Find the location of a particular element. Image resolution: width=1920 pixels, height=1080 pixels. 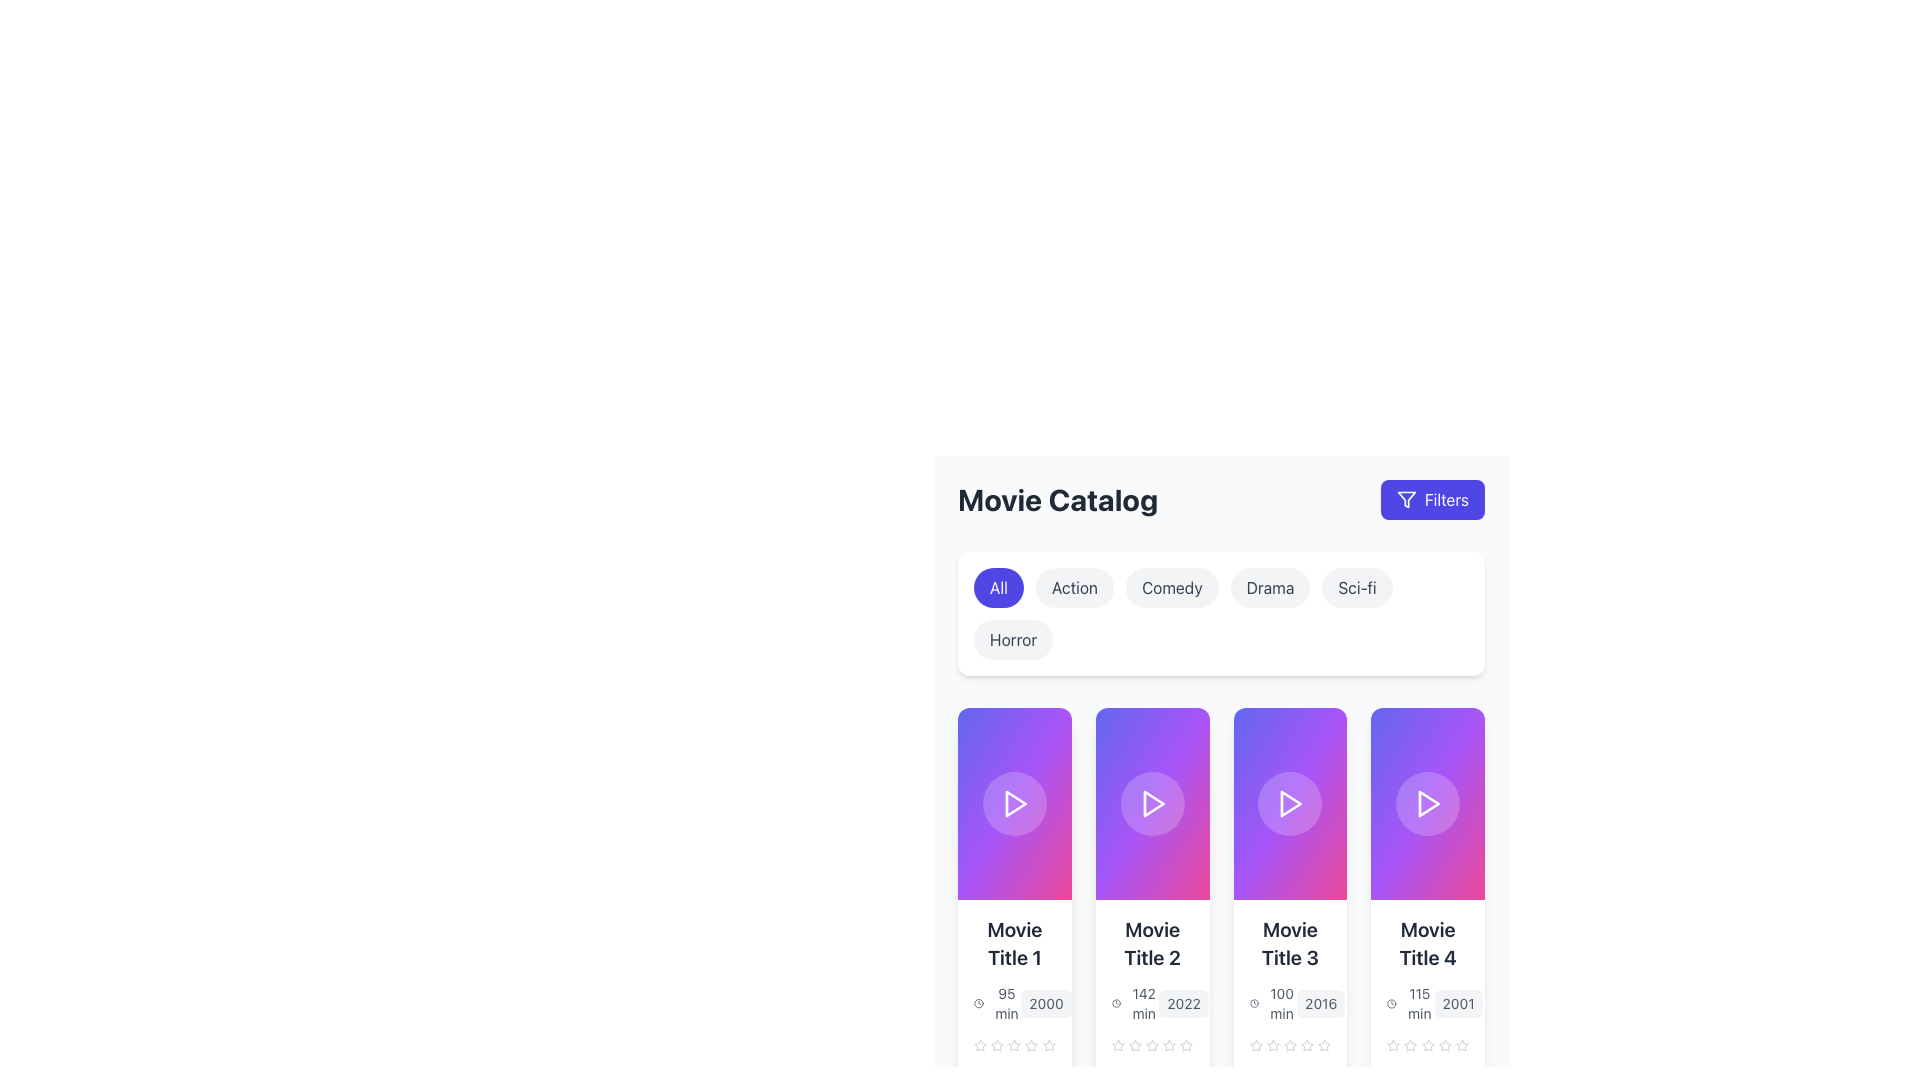

on the sixth star icon from the left in the rating sequence below the 'Movie Title 1' section is located at coordinates (1032, 1044).